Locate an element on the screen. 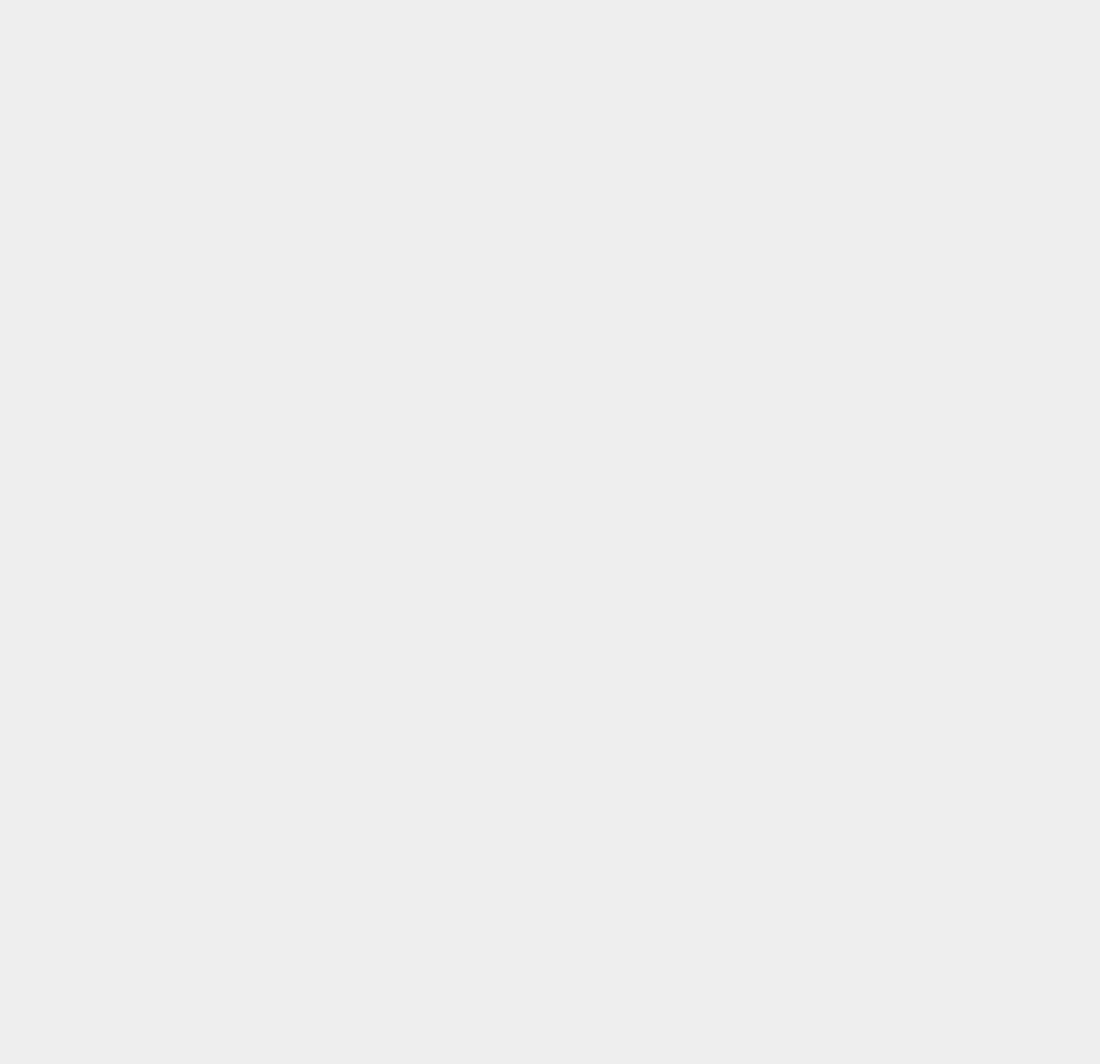 The width and height of the screenshot is (1100, 1064). 'BuySellAds' is located at coordinates (812, 723).